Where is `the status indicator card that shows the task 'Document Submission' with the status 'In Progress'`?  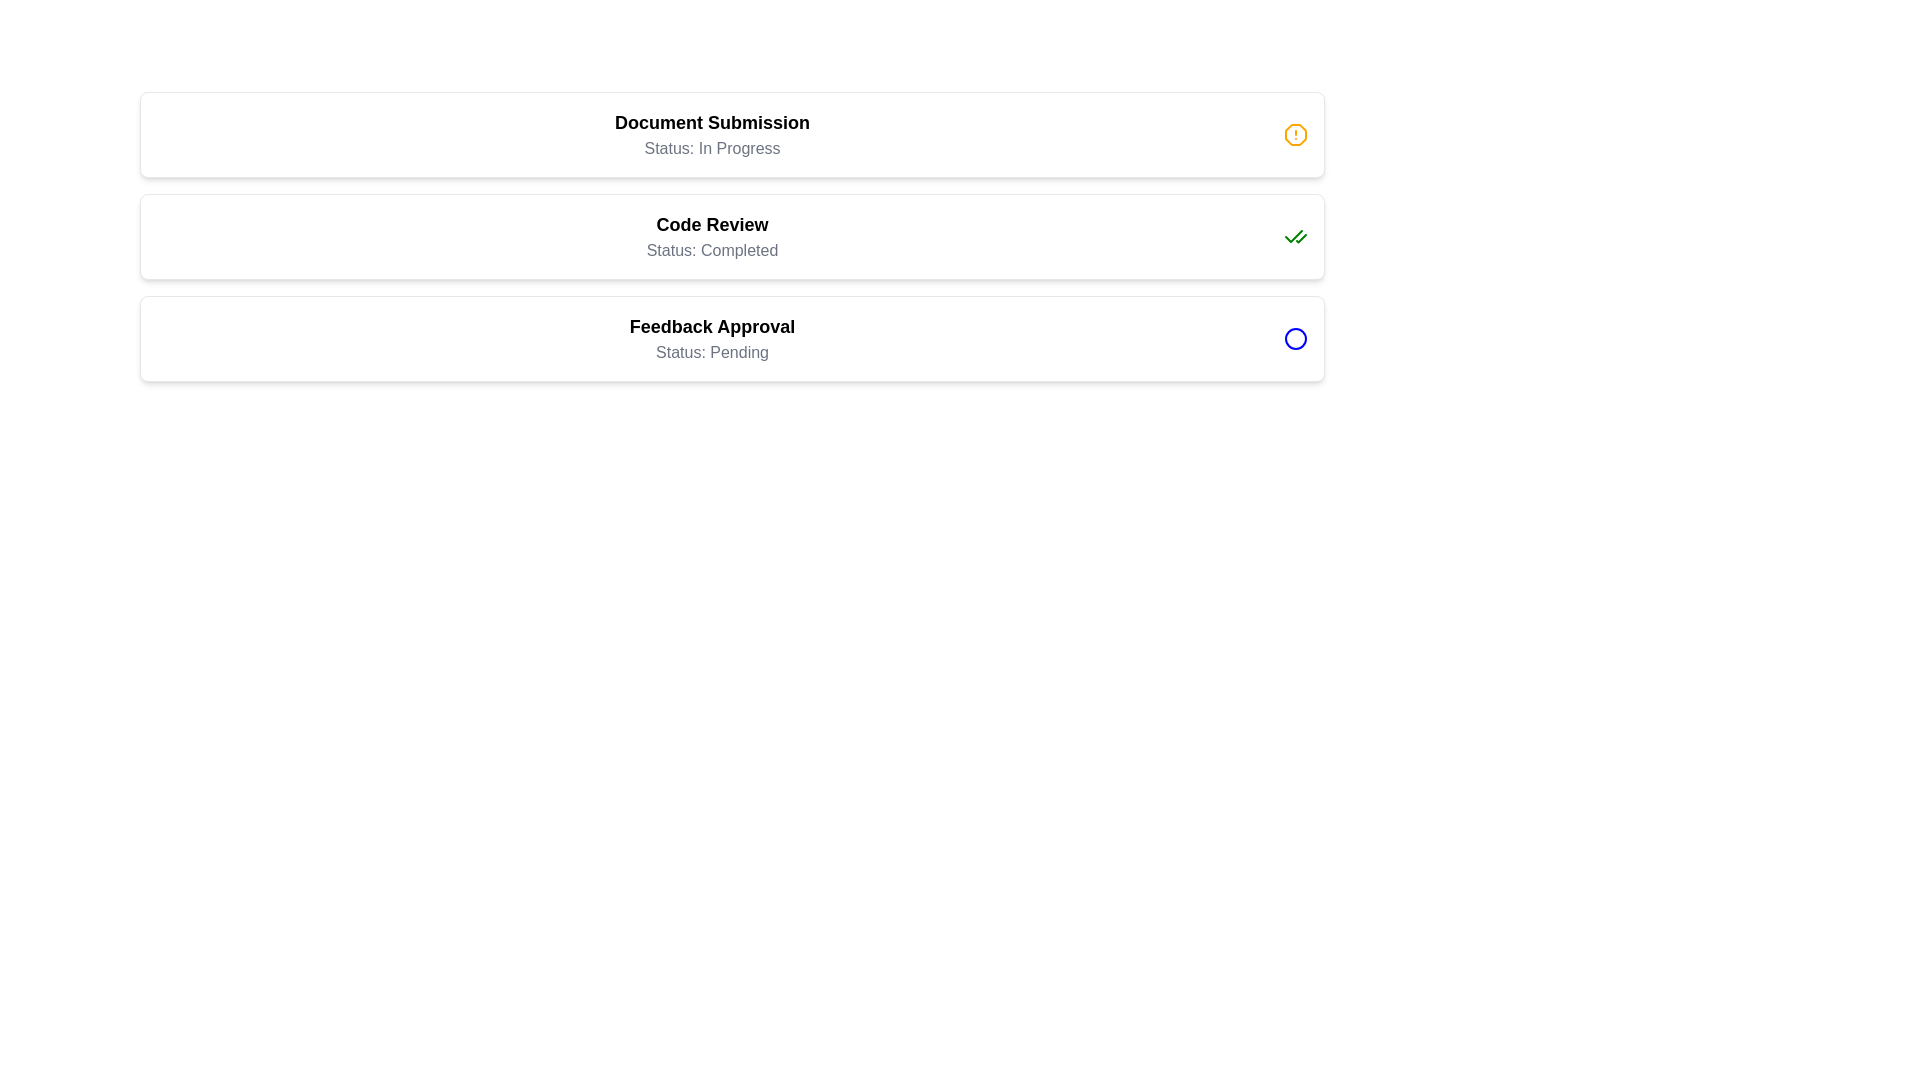 the status indicator card that shows the task 'Document Submission' with the status 'In Progress' is located at coordinates (731, 135).